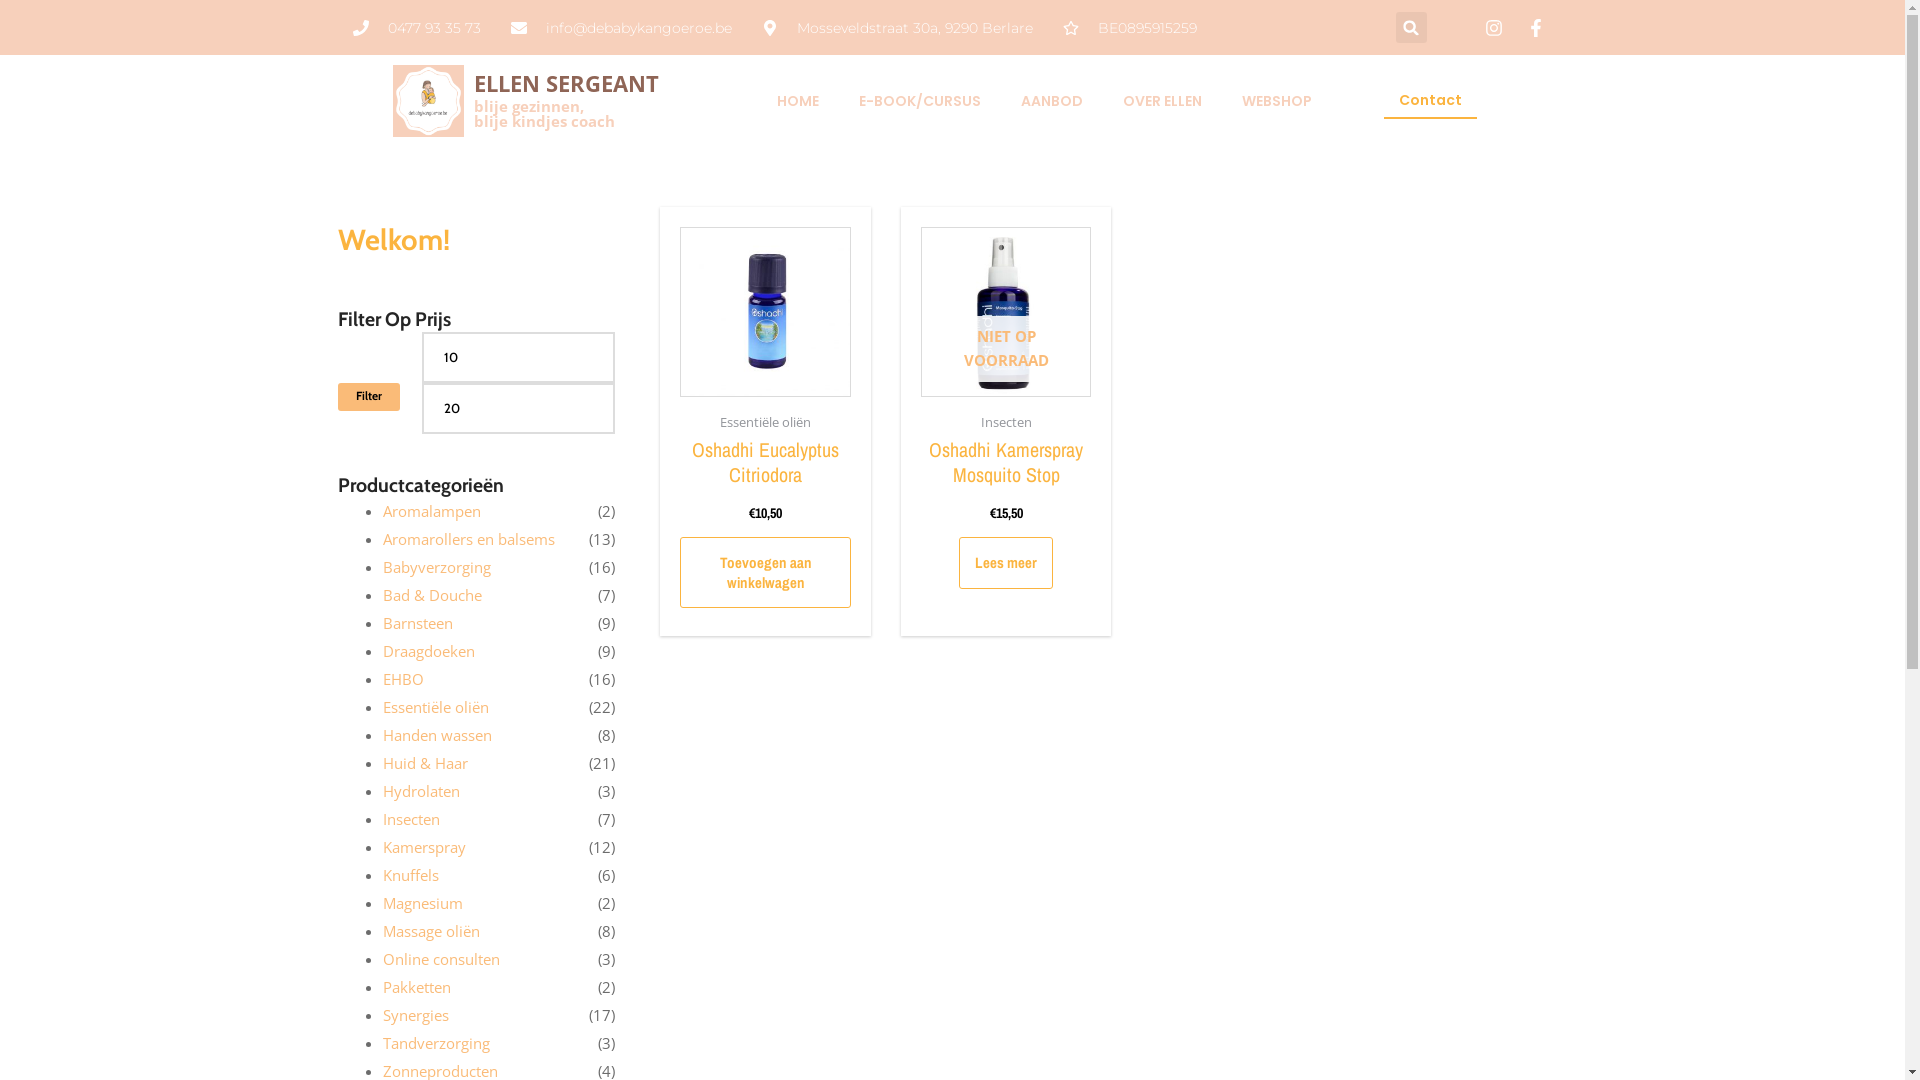 This screenshot has width=1920, height=1080. What do you see at coordinates (435, 567) in the screenshot?
I see `'Babyverzorging'` at bounding box center [435, 567].